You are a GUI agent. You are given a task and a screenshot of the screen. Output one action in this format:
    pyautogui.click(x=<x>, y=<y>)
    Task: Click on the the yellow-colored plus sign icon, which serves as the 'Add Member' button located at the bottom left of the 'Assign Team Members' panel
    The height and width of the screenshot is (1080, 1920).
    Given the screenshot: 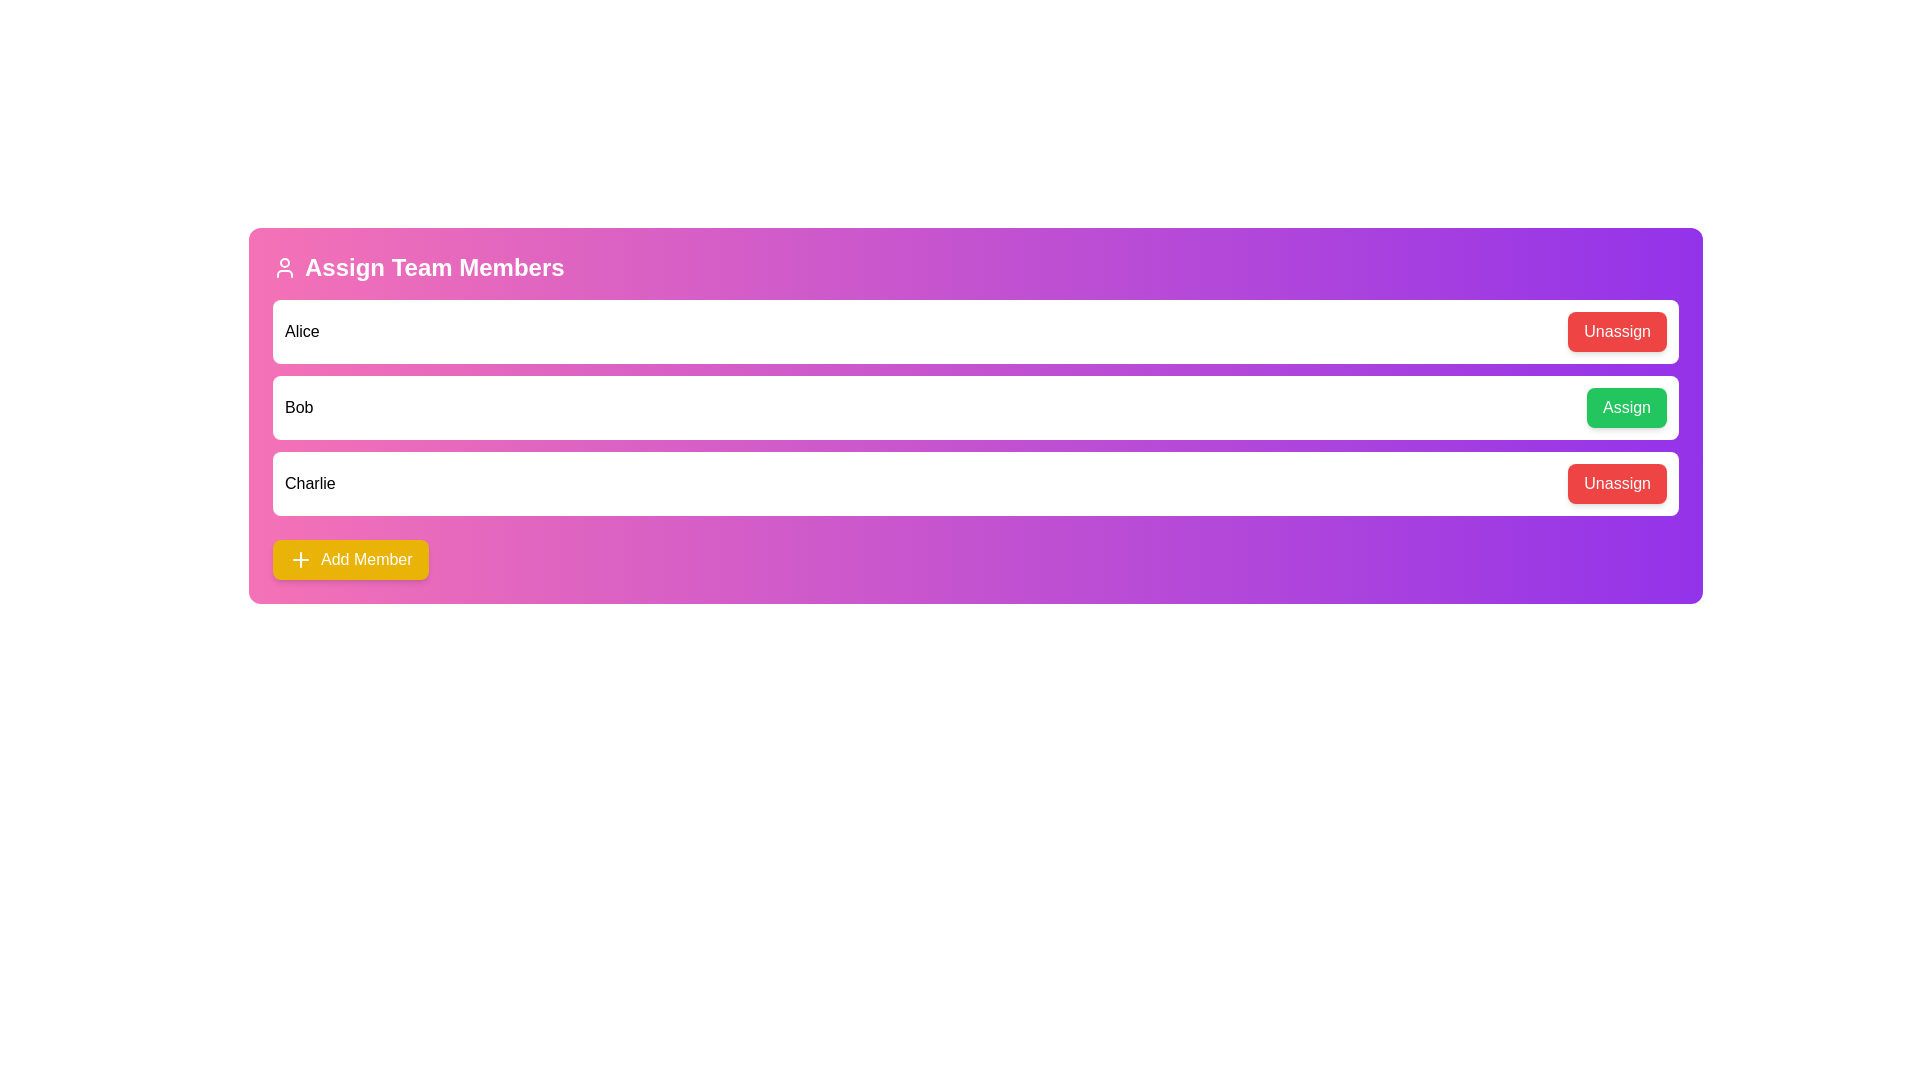 What is the action you would take?
    pyautogui.click(x=300, y=559)
    